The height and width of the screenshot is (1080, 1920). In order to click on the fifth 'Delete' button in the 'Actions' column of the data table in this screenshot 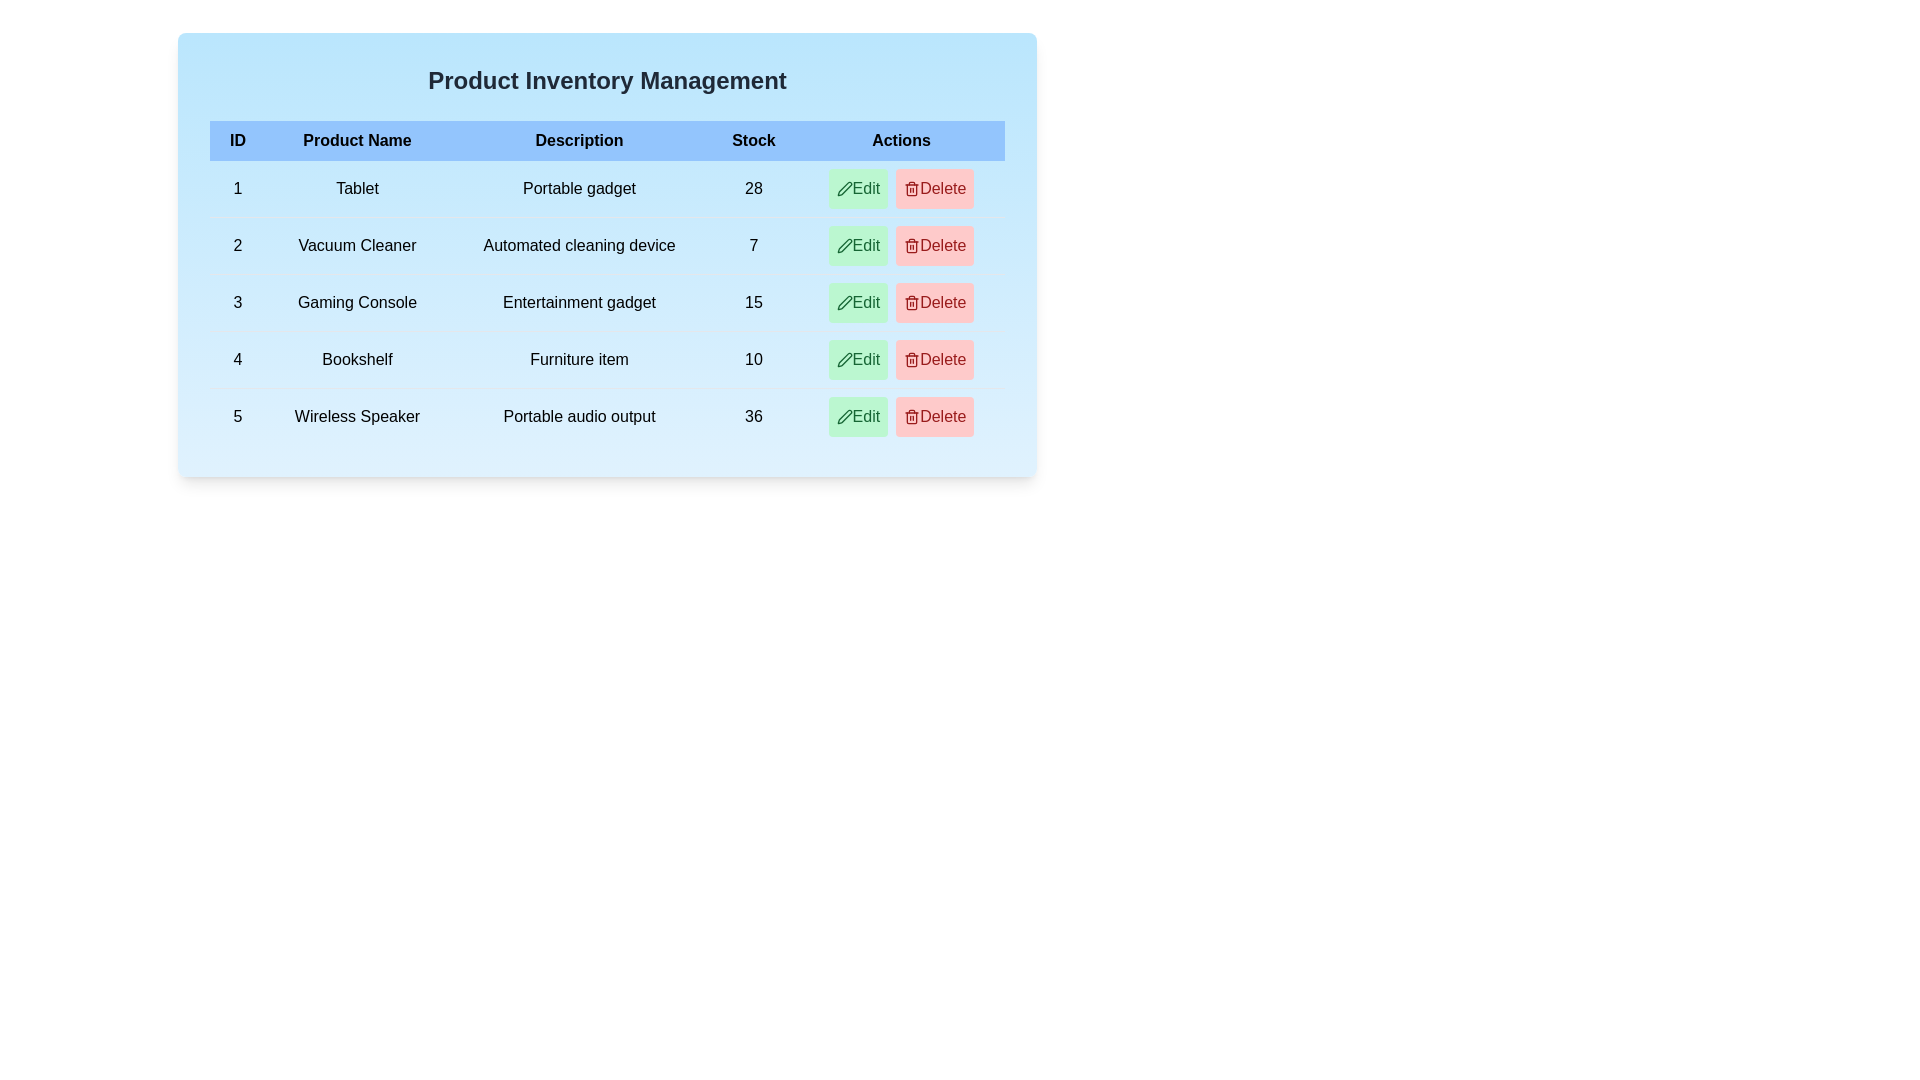, I will do `click(934, 358)`.